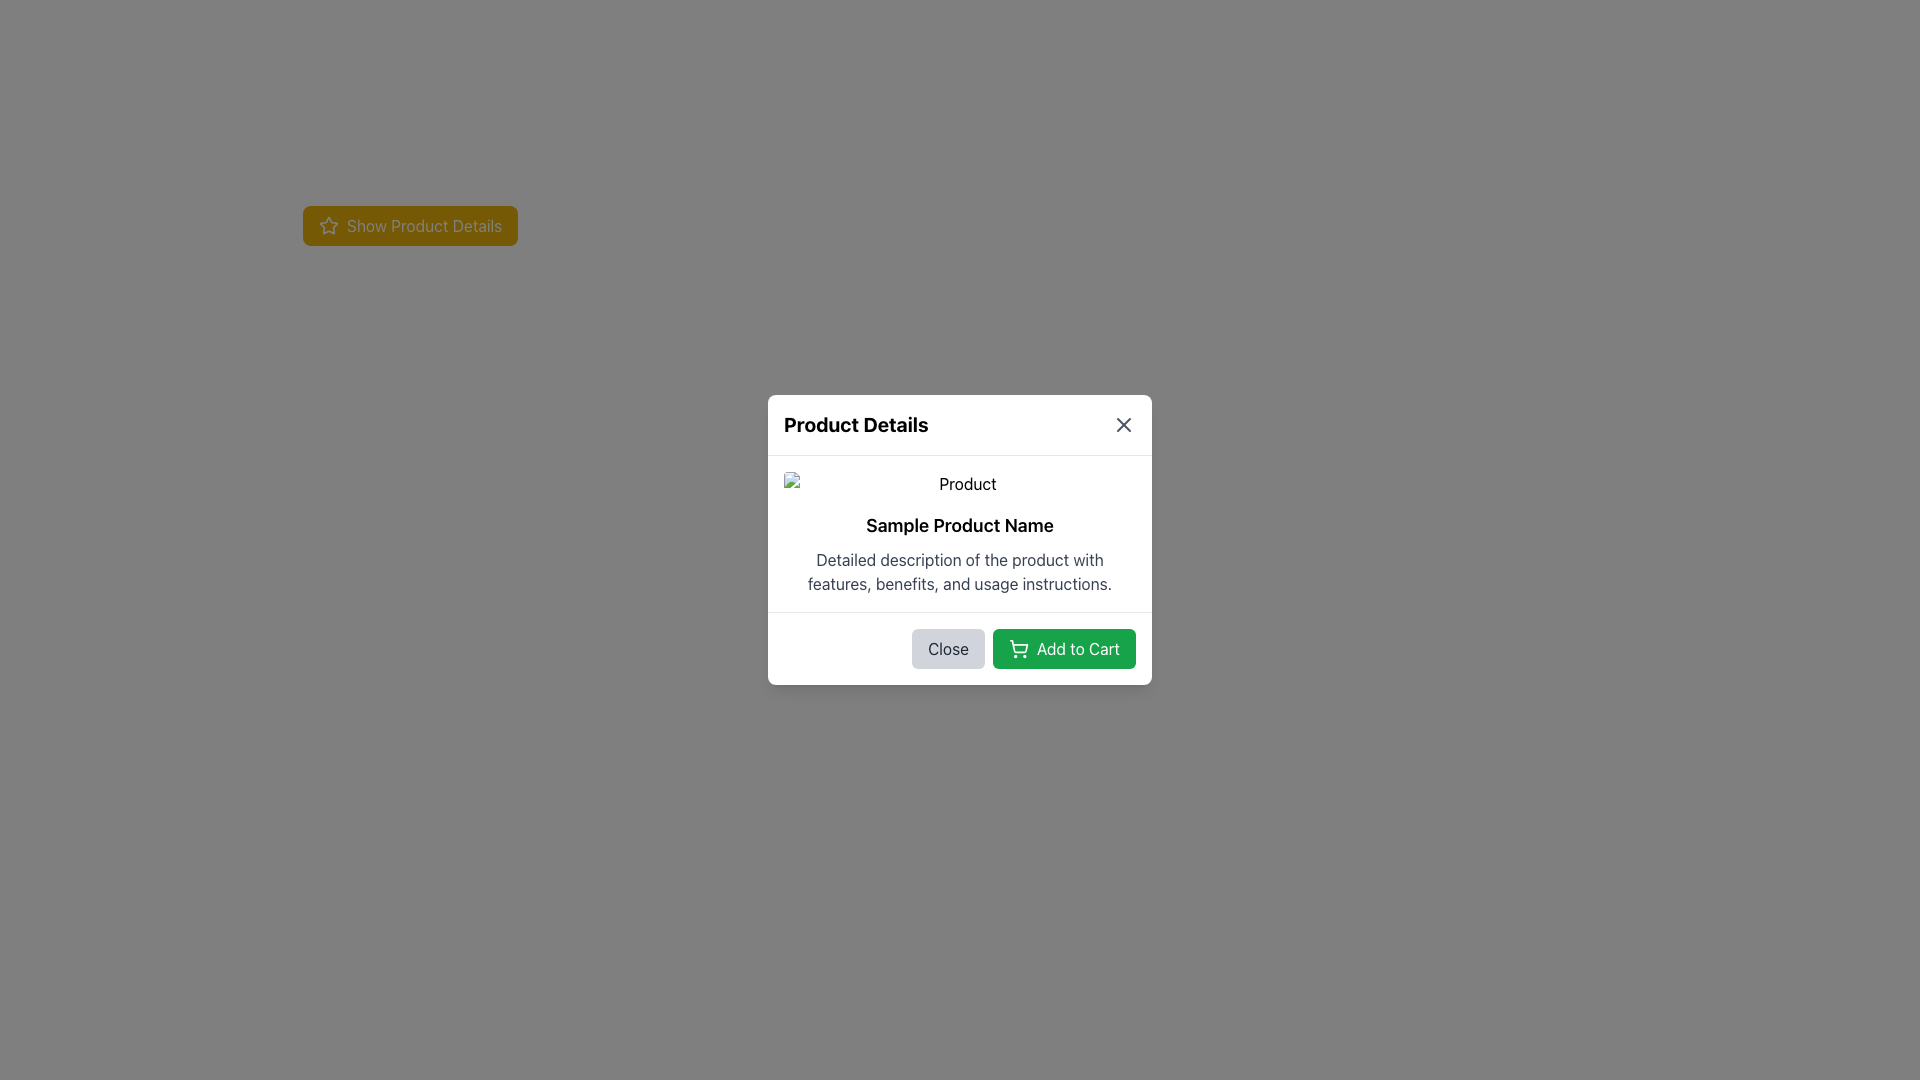  Describe the element at coordinates (1018, 648) in the screenshot. I see `the shopping cart icon located to the left of the 'Add to Cart' button text label` at that location.